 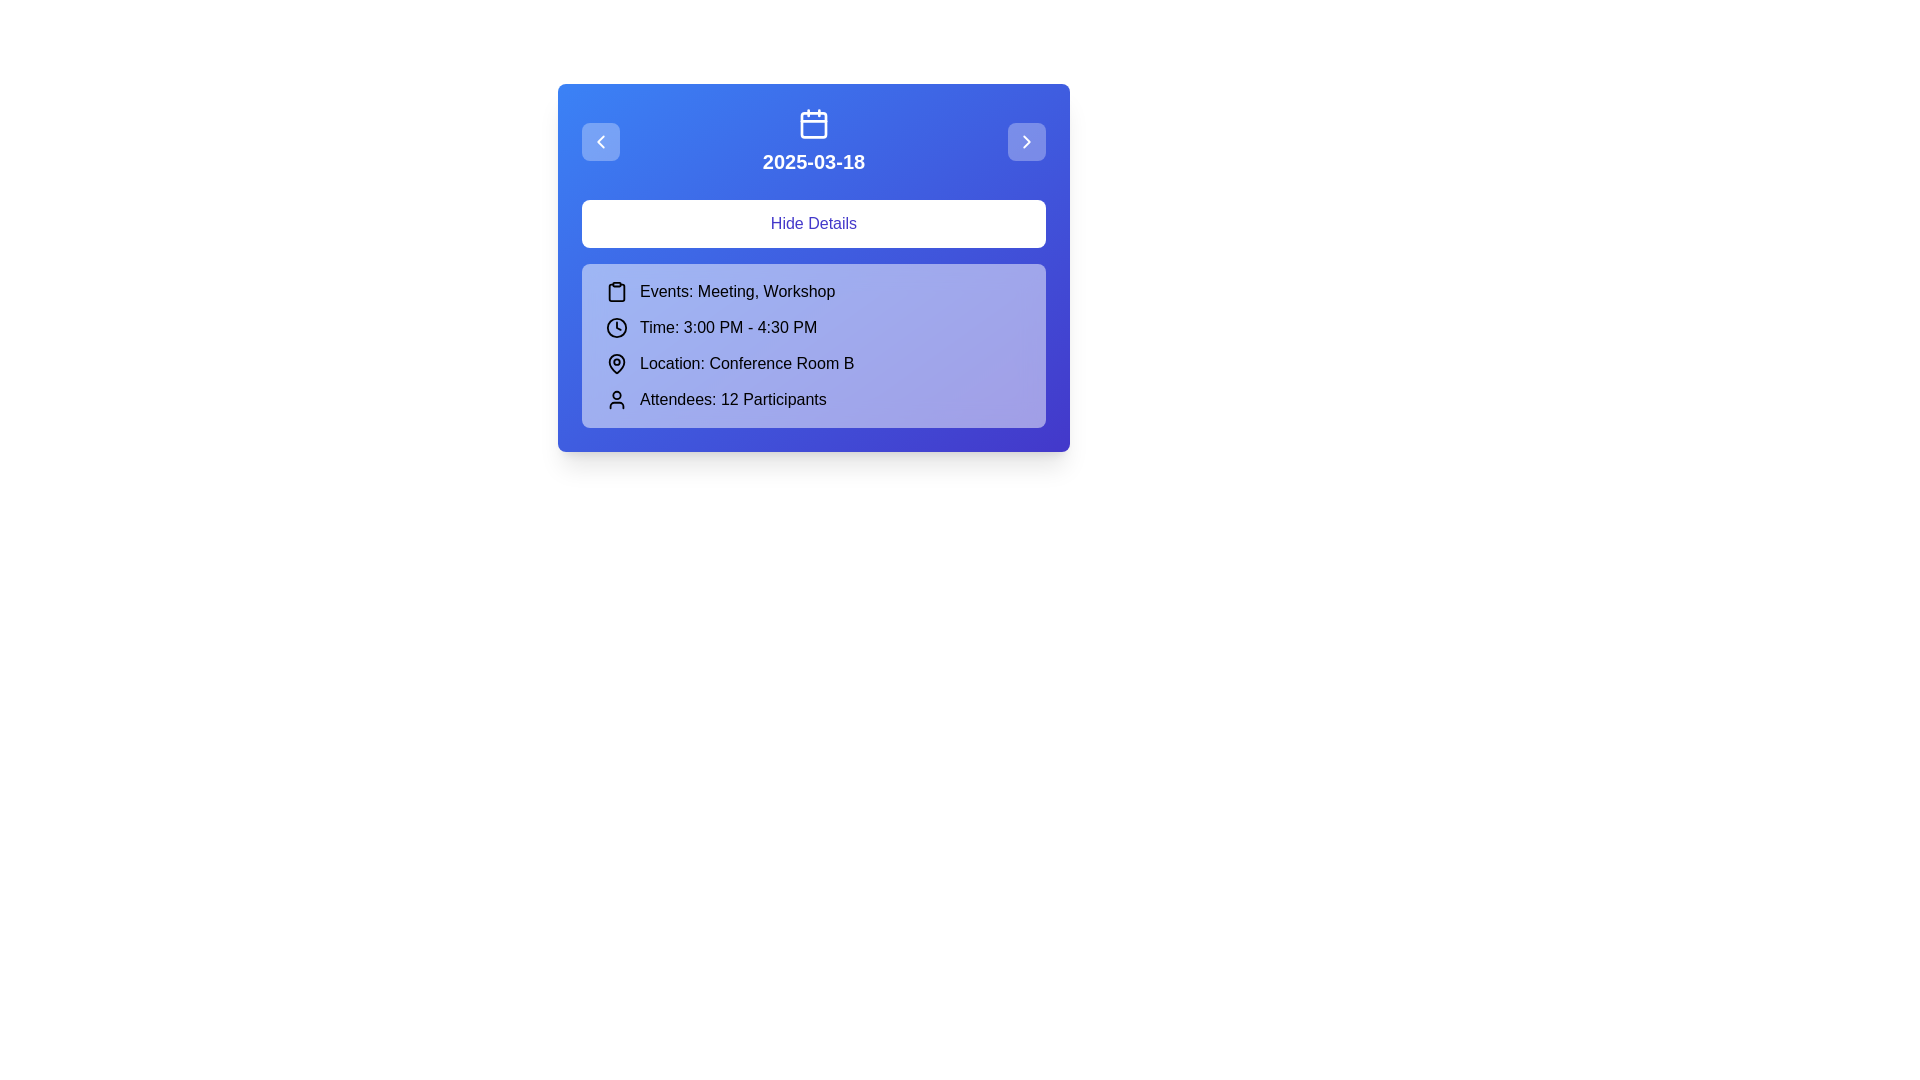 What do you see at coordinates (616, 292) in the screenshot?
I see `the clipboard-like icon located near the top left of the highlighted information block, aligned with the text 'Events: Meeting, Workshop'` at bounding box center [616, 292].